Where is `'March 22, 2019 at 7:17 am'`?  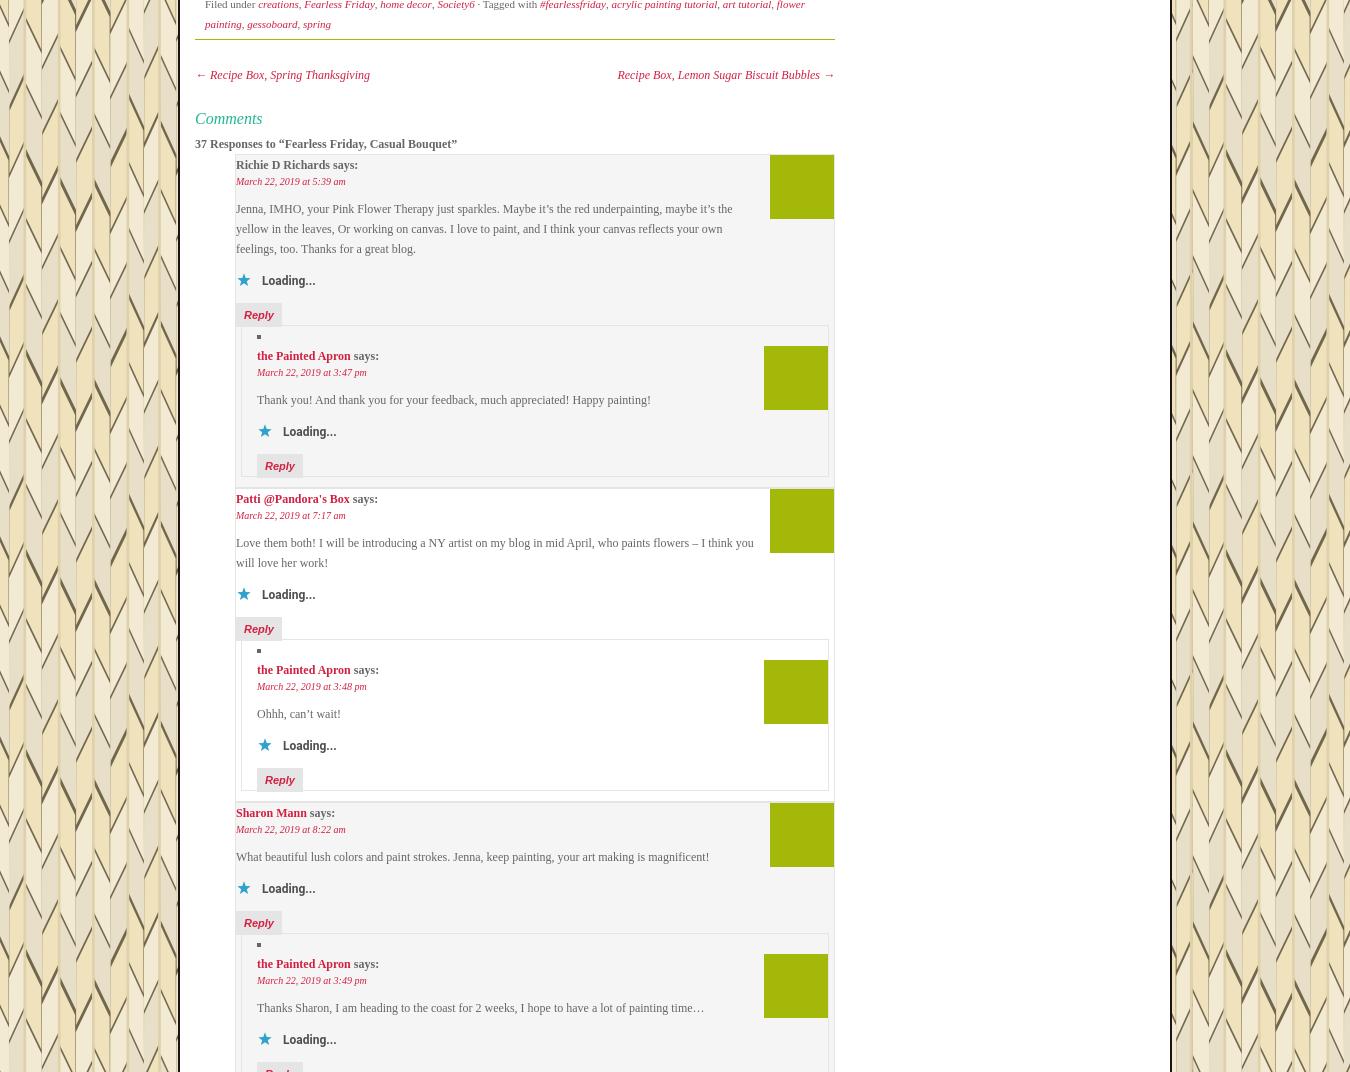 'March 22, 2019 at 7:17 am' is located at coordinates (289, 515).